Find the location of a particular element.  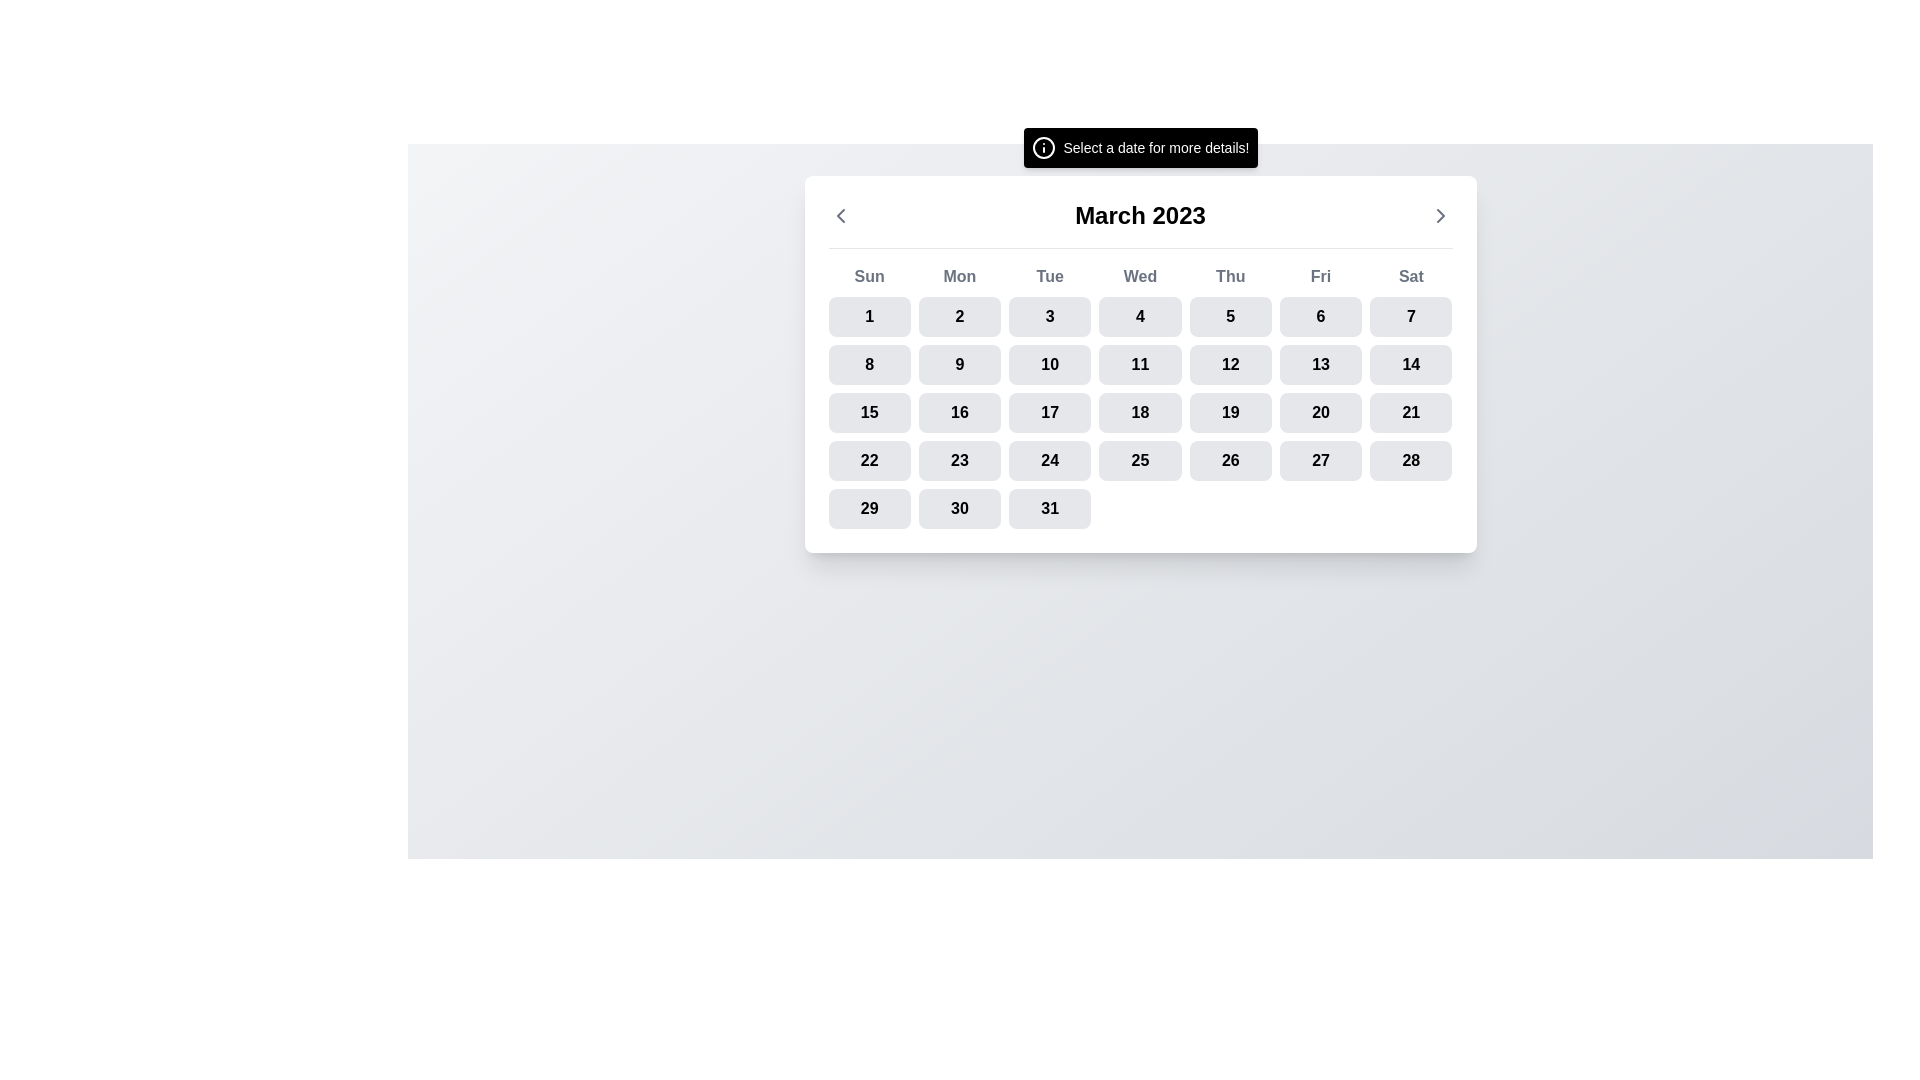

the rectangular calendar element with rounded corners and a white background that displays March 2023, centered in the interface is located at coordinates (1140, 364).